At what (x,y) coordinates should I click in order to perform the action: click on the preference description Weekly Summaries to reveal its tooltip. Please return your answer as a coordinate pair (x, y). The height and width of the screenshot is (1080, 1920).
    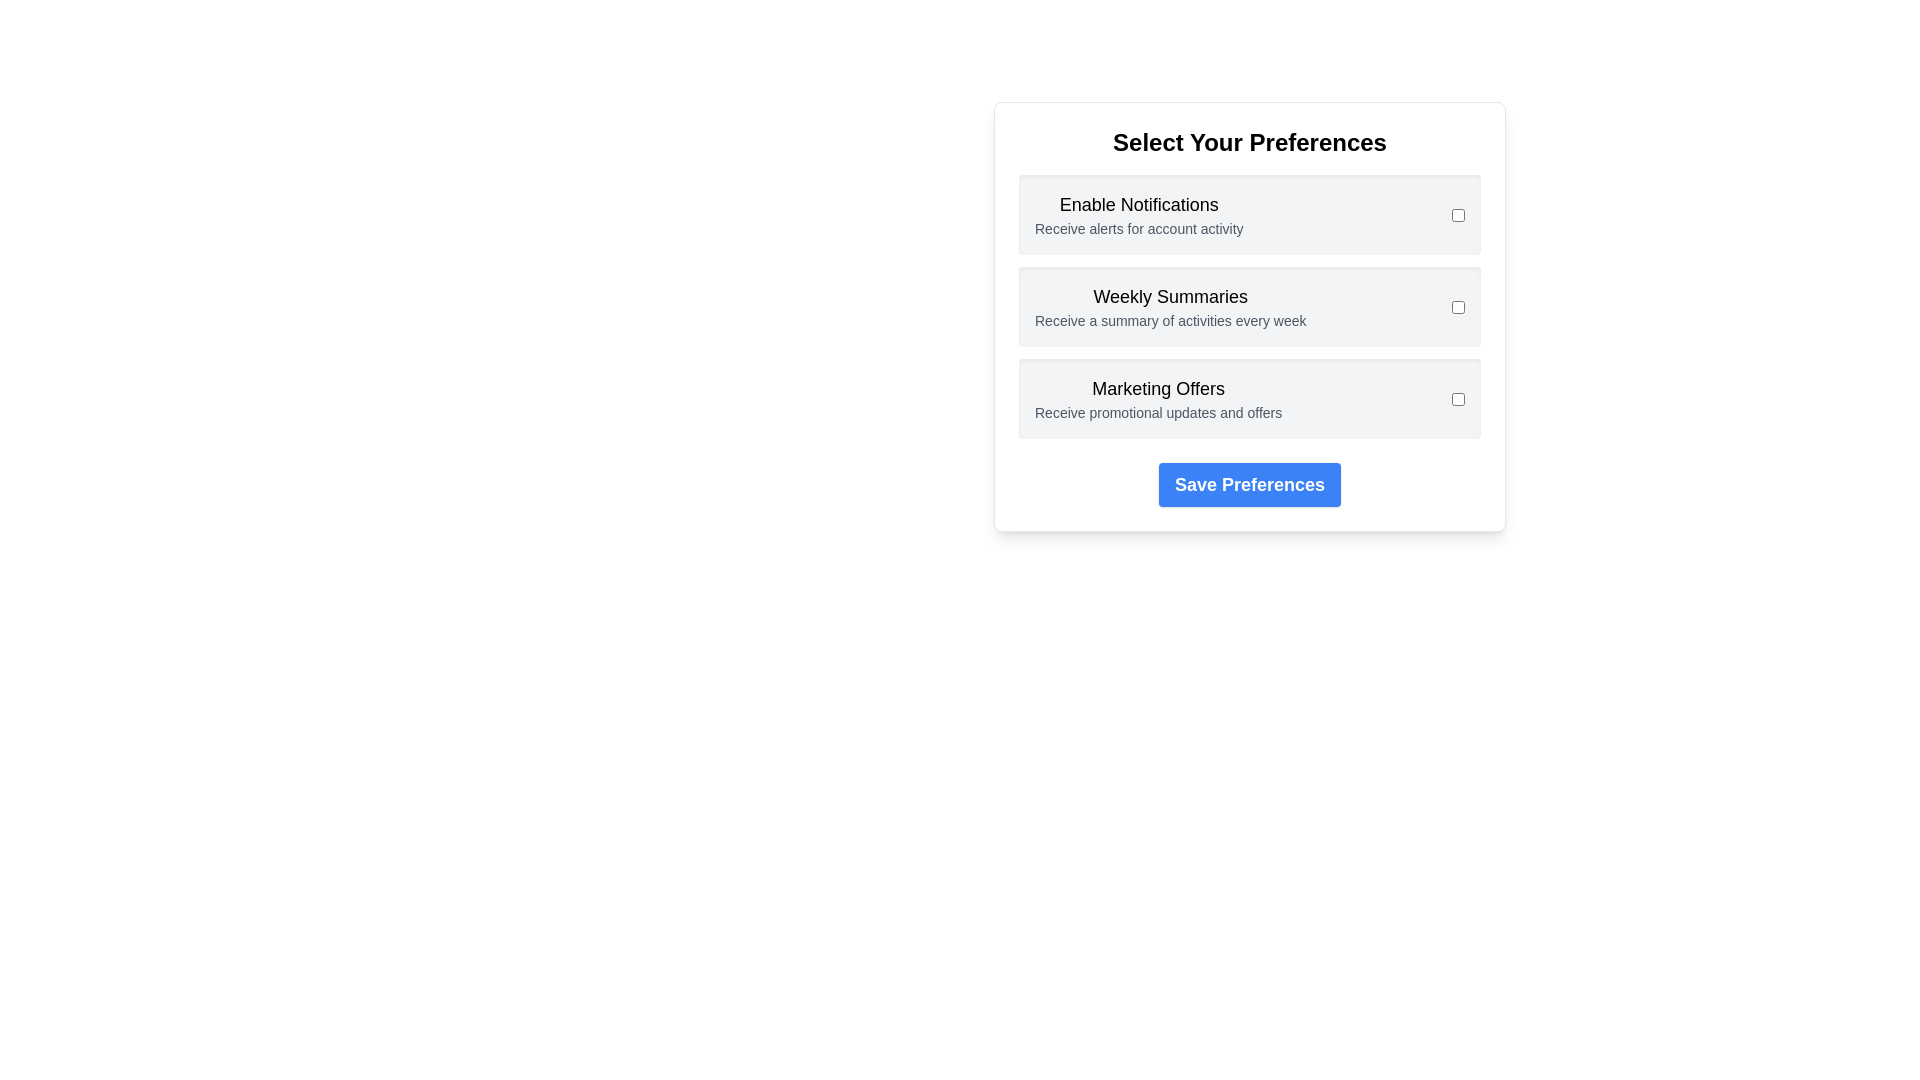
    Looking at the image, I should click on (1170, 319).